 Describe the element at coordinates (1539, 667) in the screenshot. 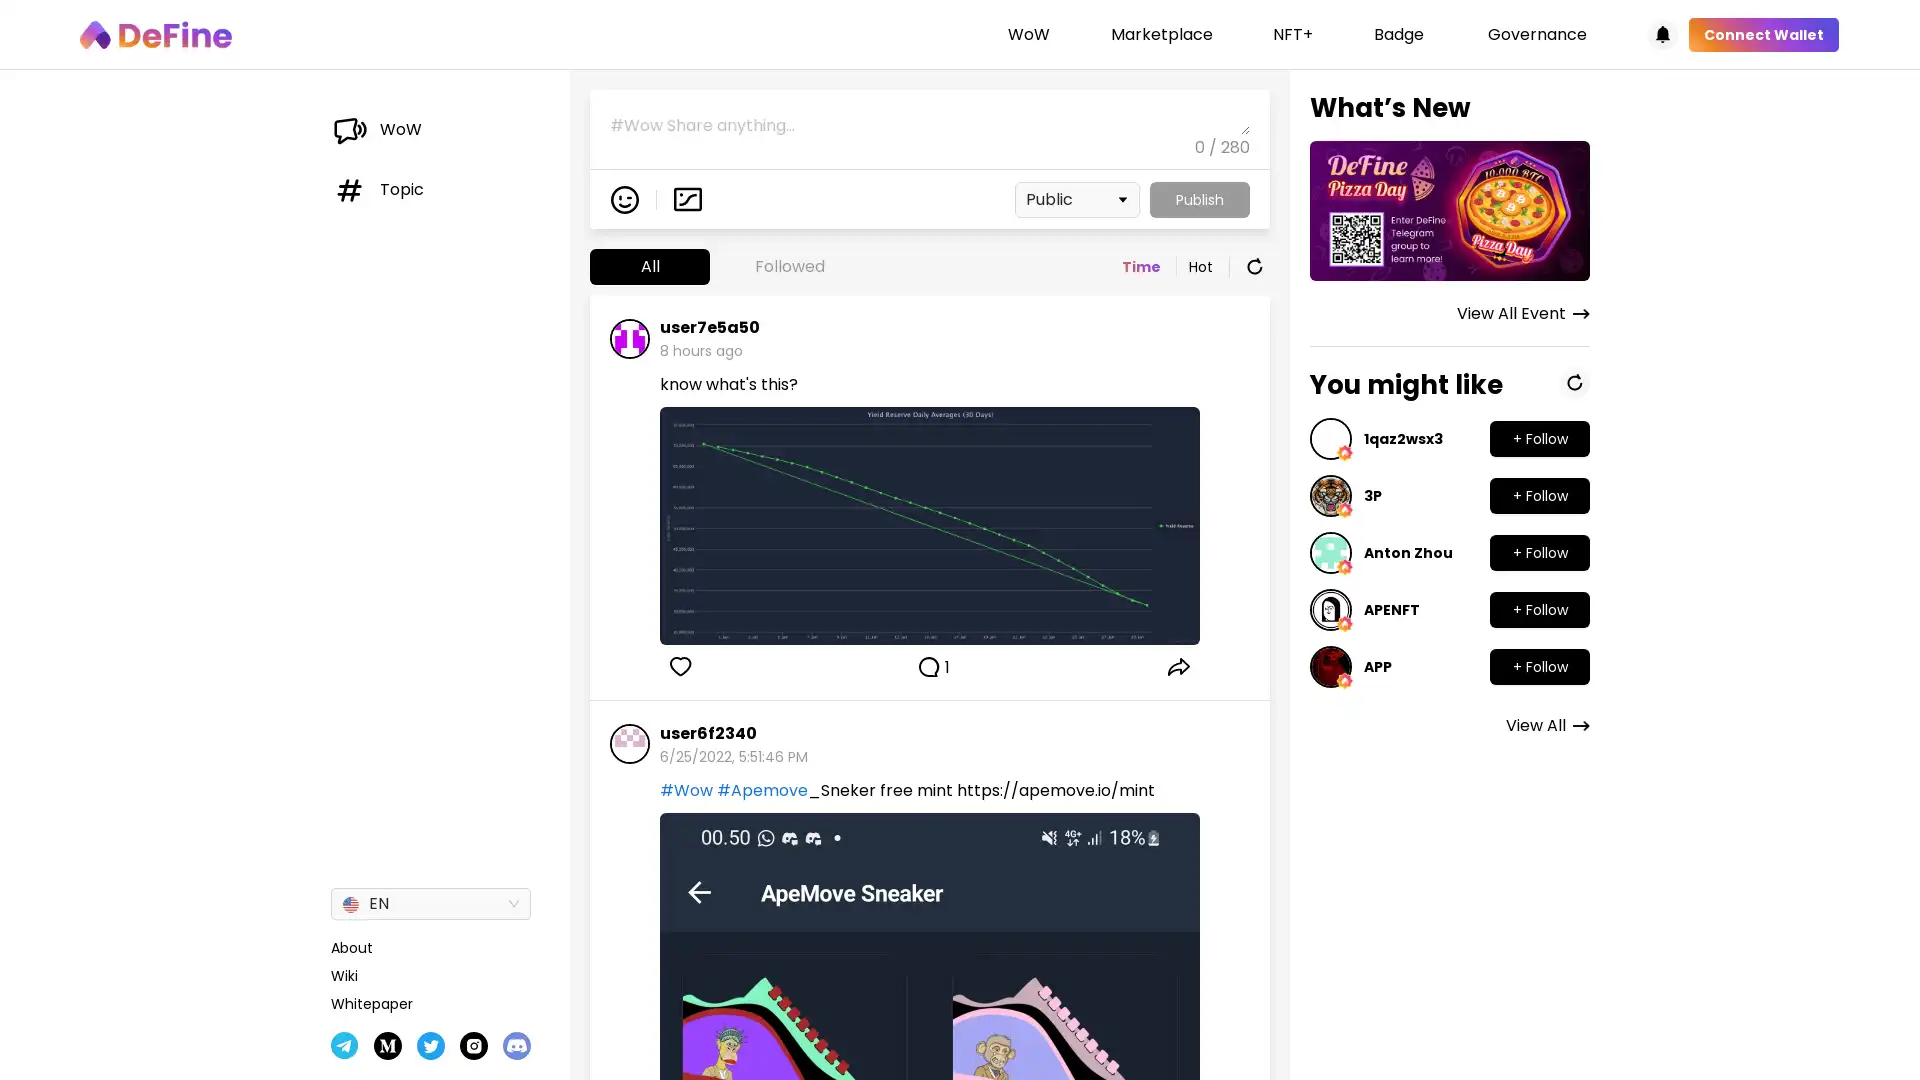

I see `+ Follow` at that location.